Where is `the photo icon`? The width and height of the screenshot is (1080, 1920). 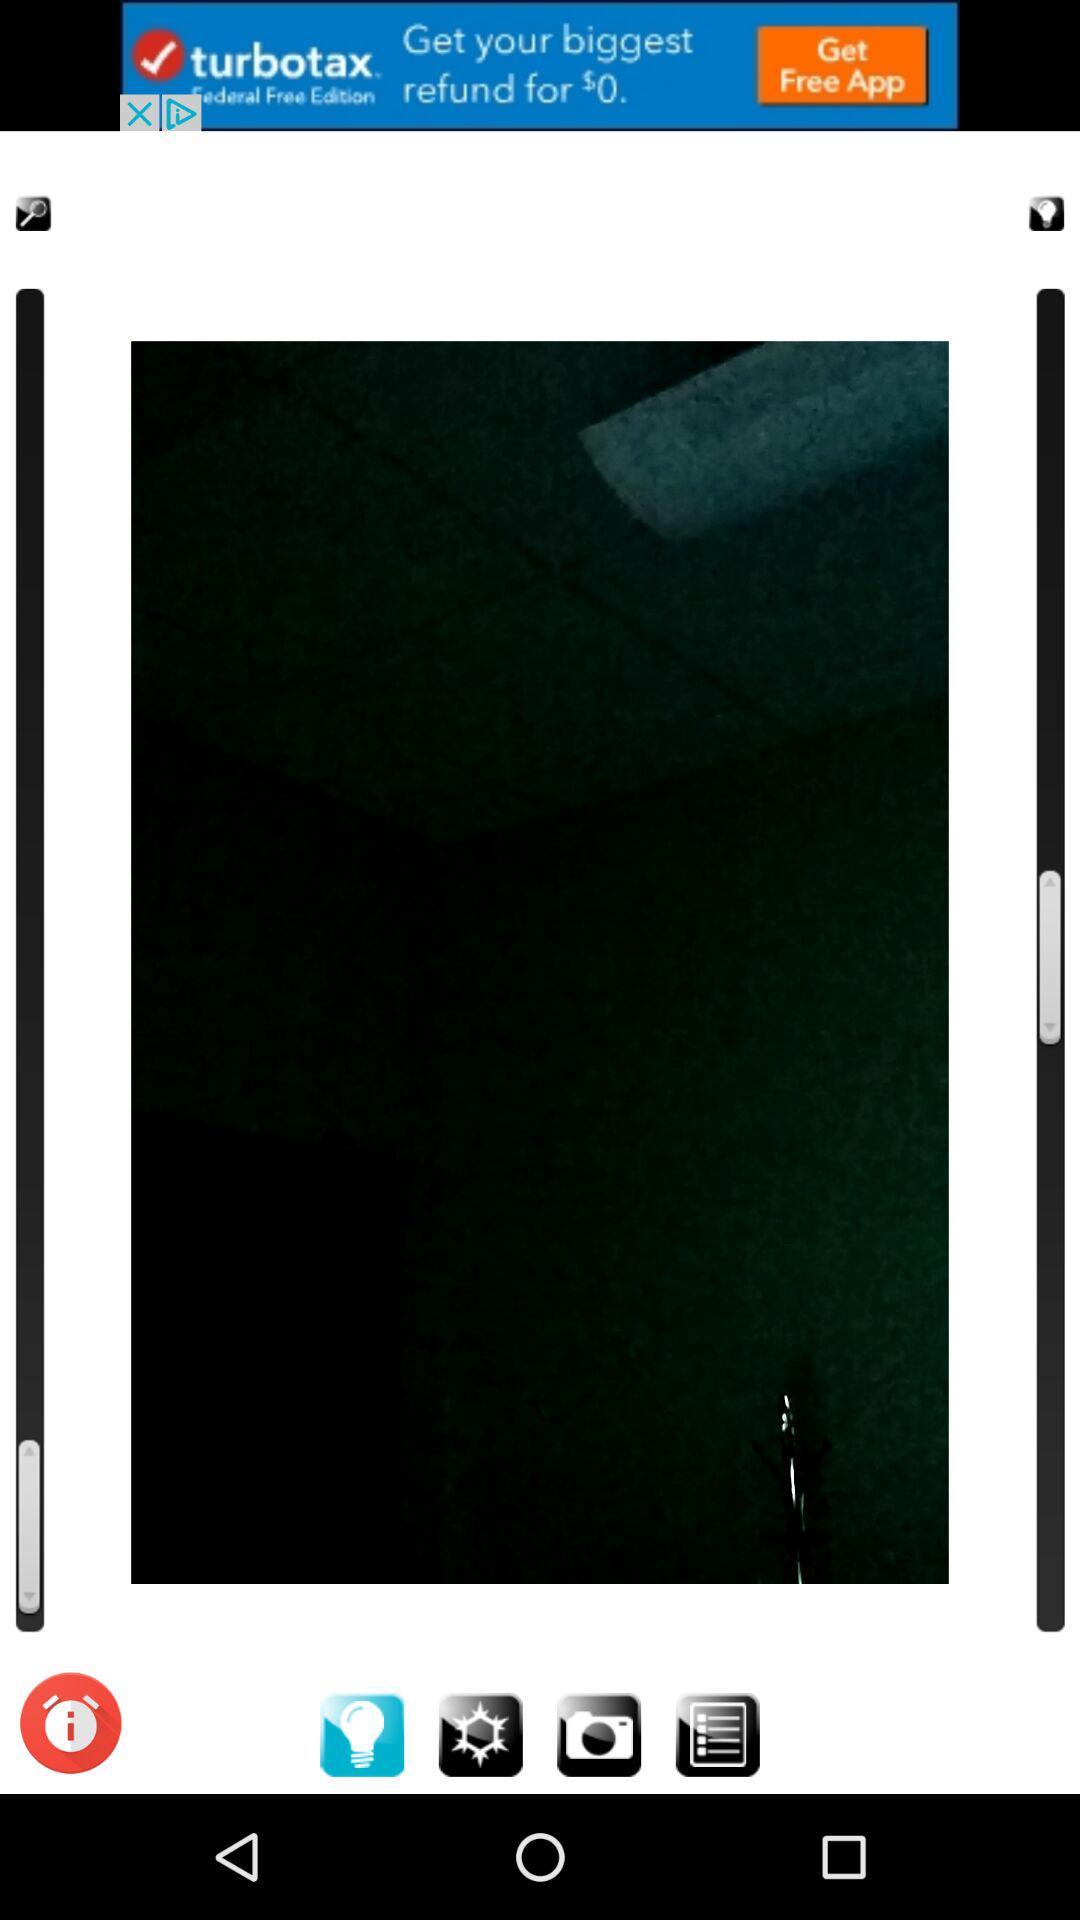 the photo icon is located at coordinates (598, 1855).